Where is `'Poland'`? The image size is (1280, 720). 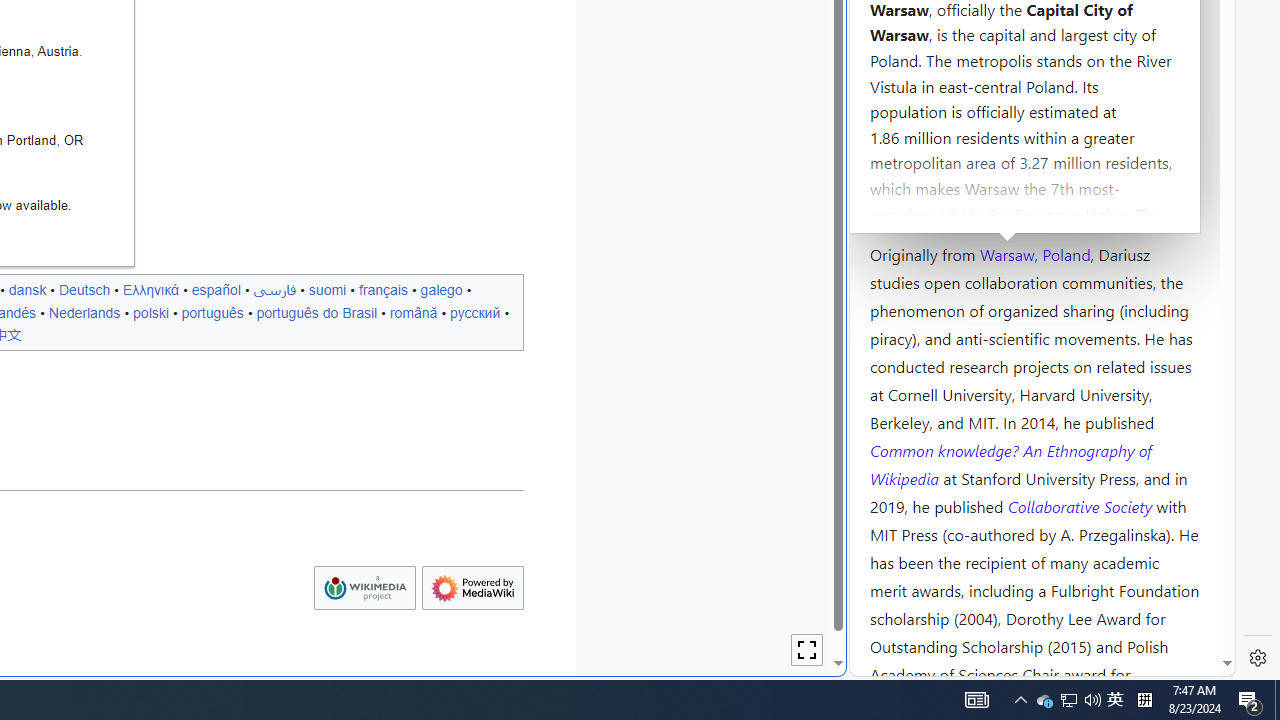
'Poland' is located at coordinates (1065, 252).